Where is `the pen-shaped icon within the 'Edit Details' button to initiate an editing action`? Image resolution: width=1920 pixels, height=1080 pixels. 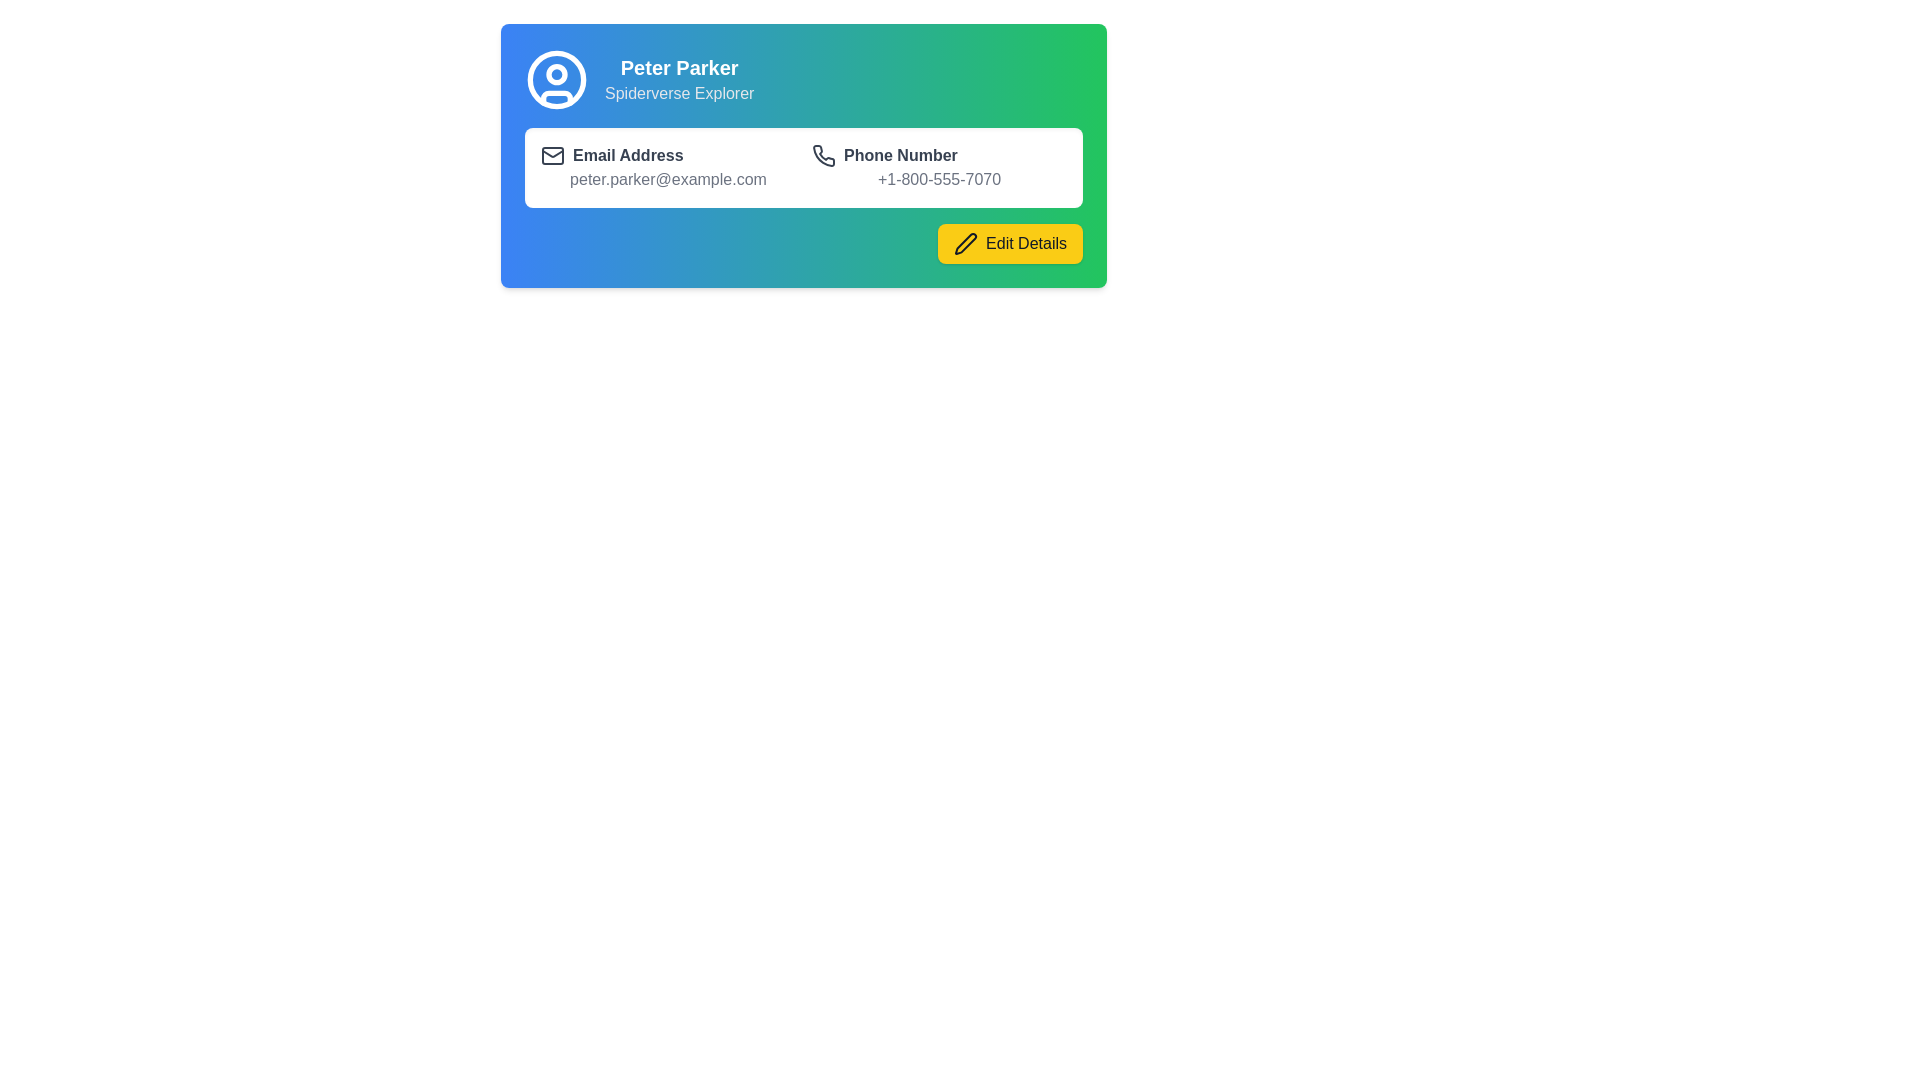
the pen-shaped icon within the 'Edit Details' button to initiate an editing action is located at coordinates (966, 242).